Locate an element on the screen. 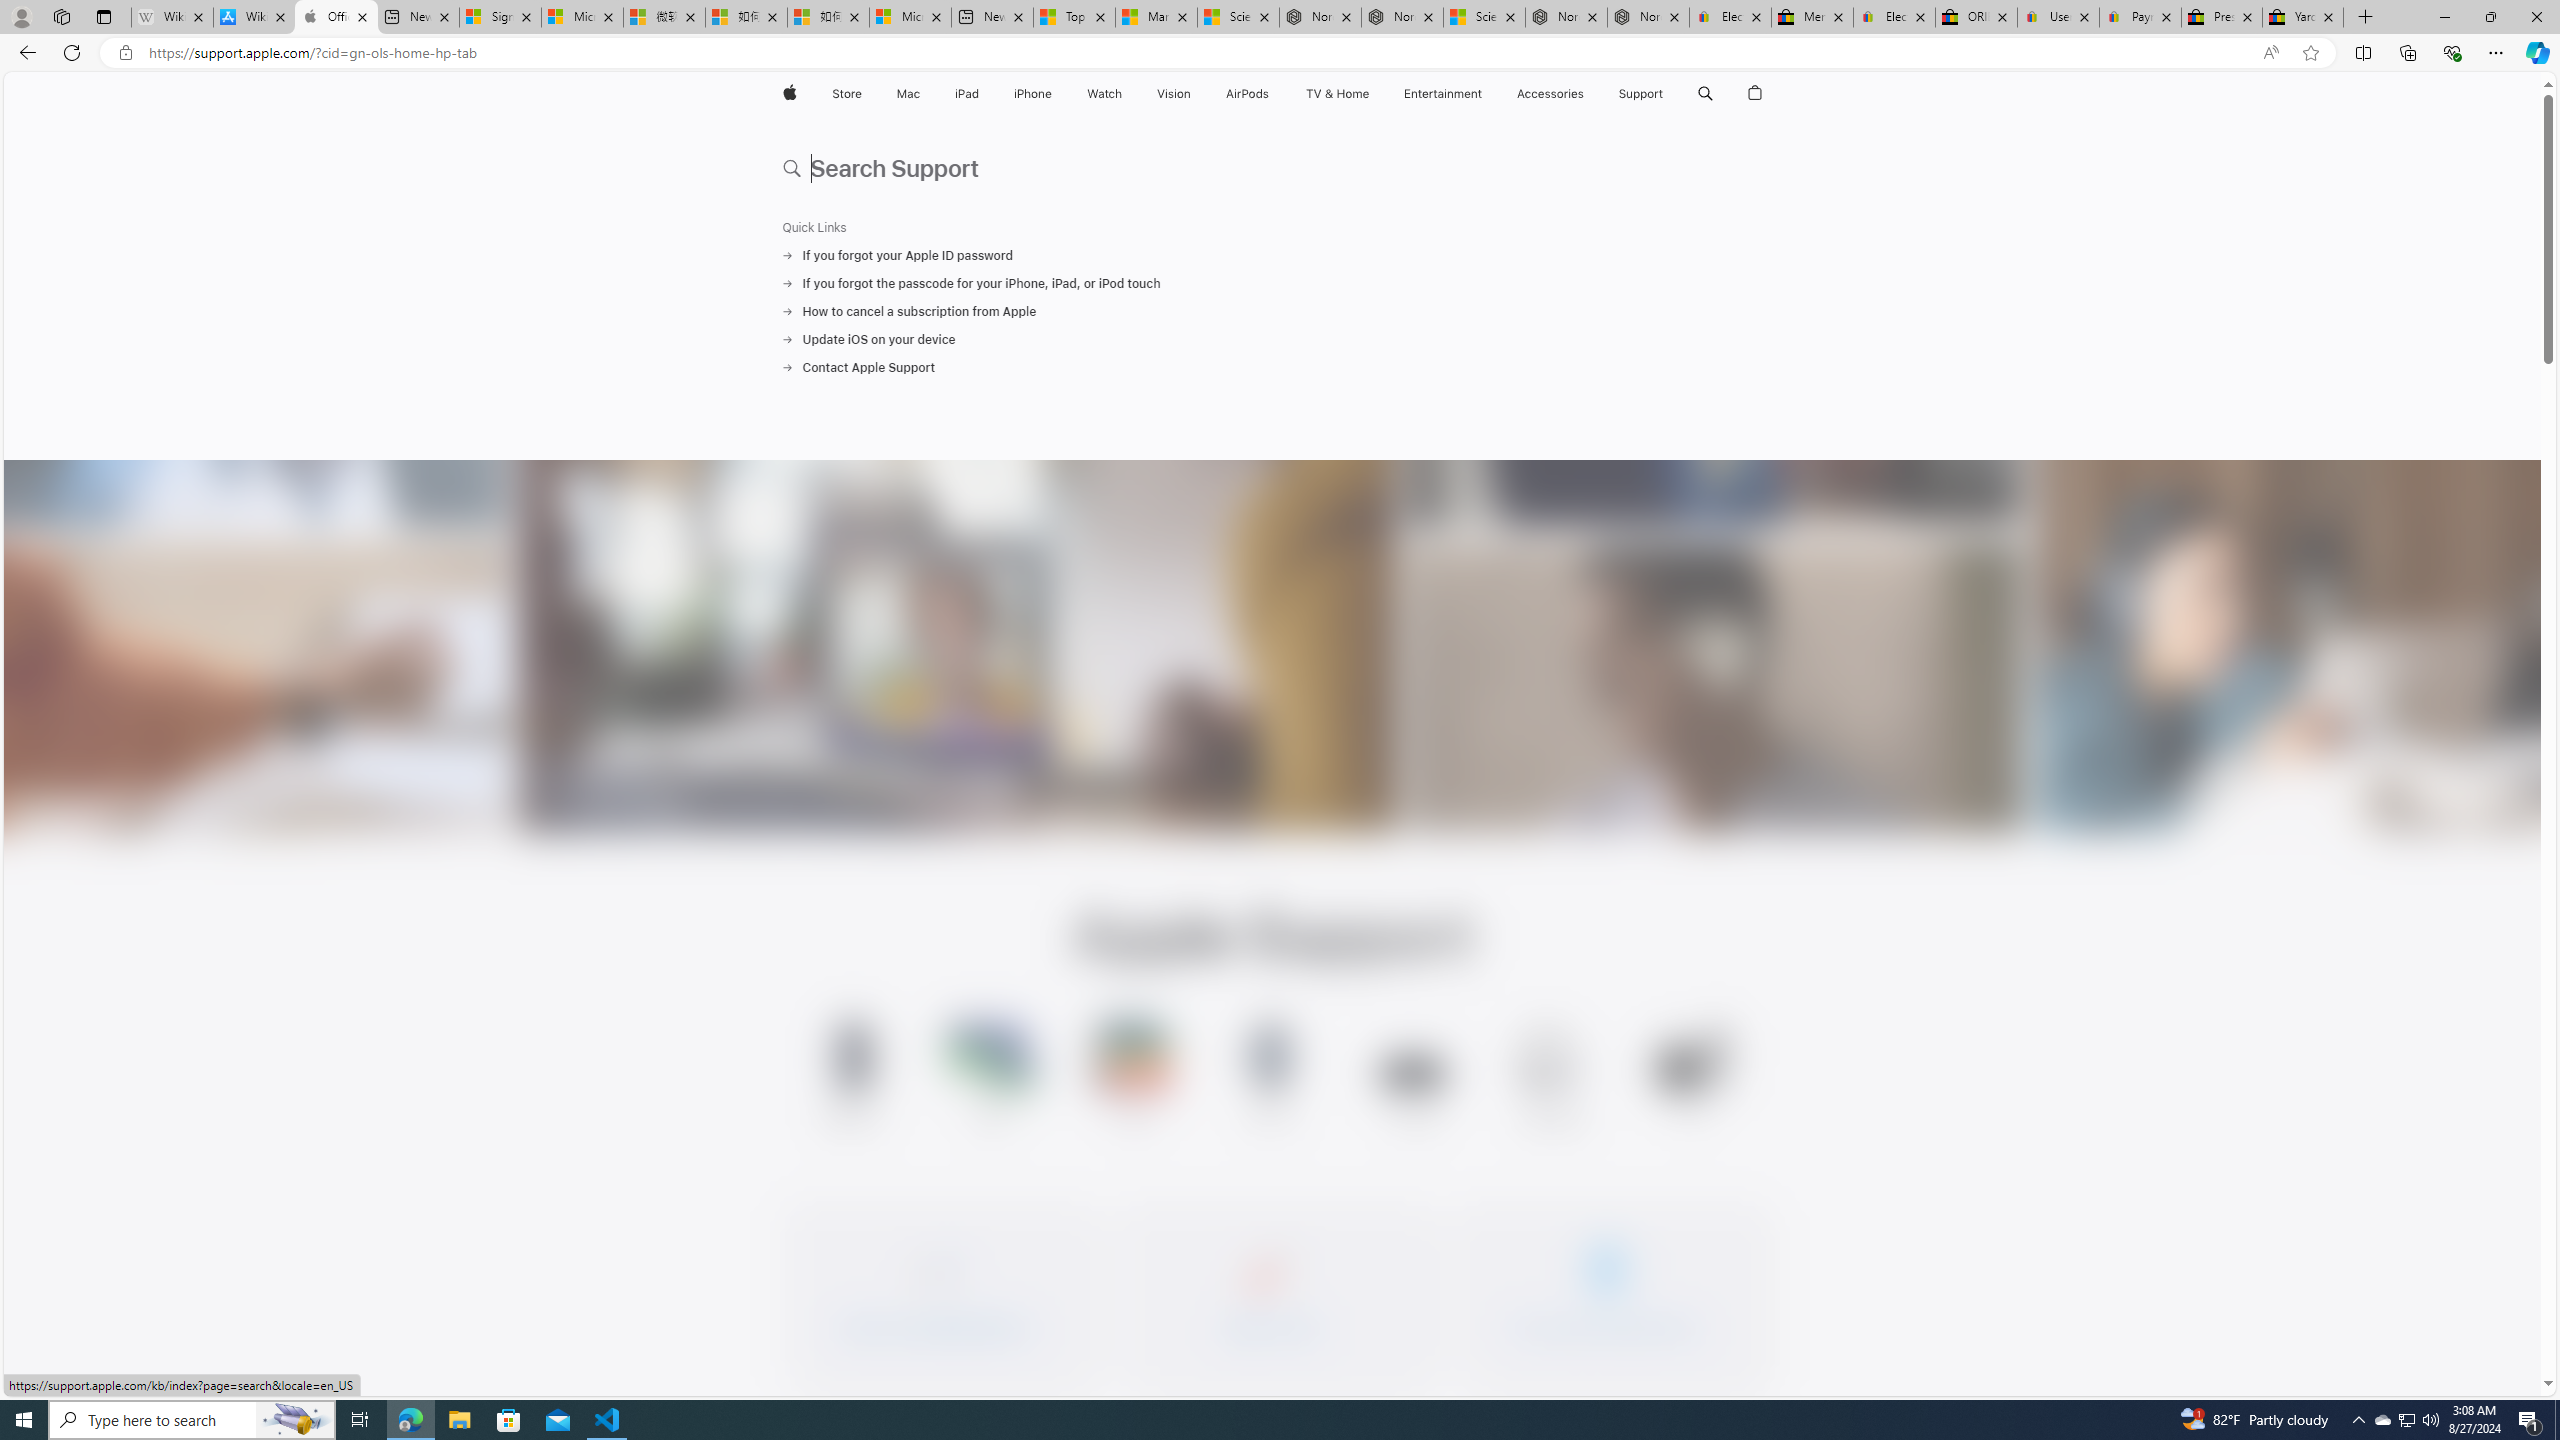 The image size is (2560, 1440). 'Vision' is located at coordinates (1174, 93).